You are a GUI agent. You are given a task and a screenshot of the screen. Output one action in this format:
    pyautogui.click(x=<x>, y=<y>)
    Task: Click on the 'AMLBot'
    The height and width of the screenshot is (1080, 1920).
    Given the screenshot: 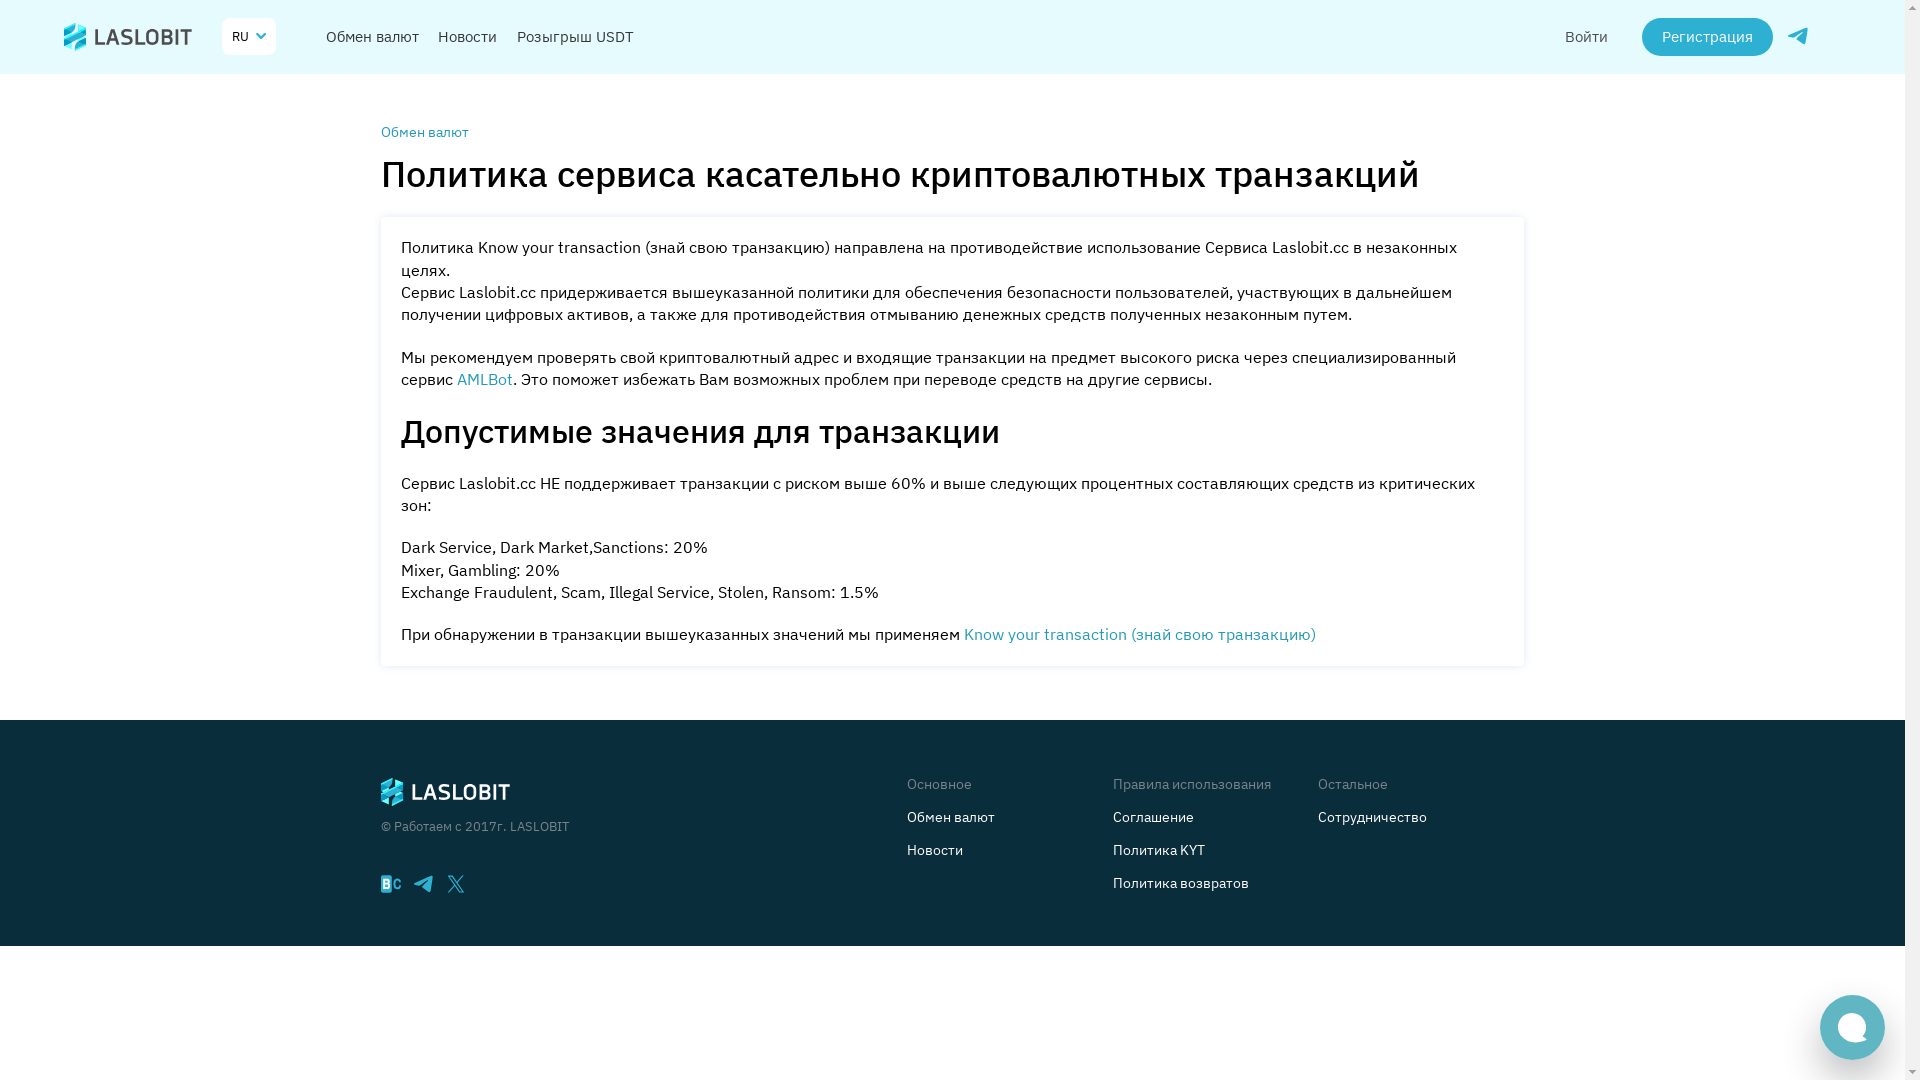 What is the action you would take?
    pyautogui.click(x=459, y=382)
    